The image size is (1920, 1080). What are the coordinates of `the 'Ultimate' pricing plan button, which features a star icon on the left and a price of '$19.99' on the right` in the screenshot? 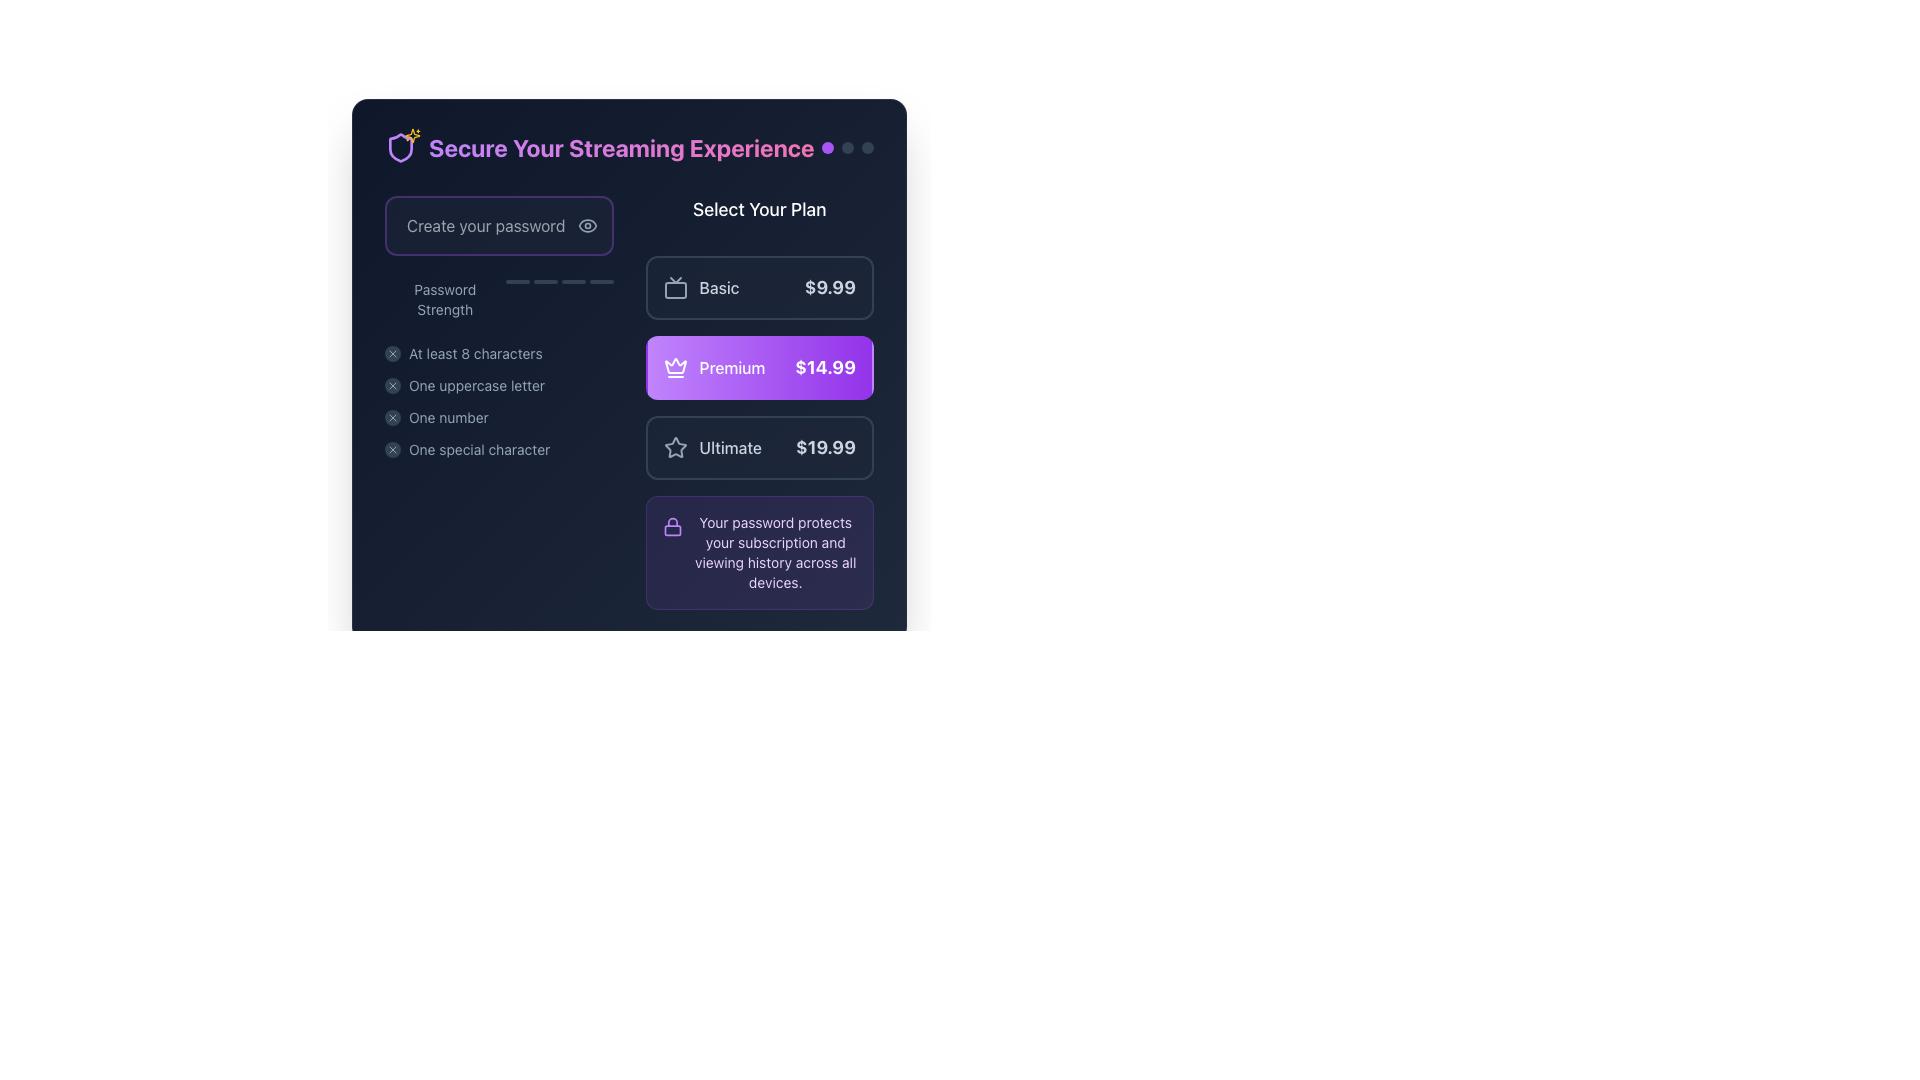 It's located at (758, 446).